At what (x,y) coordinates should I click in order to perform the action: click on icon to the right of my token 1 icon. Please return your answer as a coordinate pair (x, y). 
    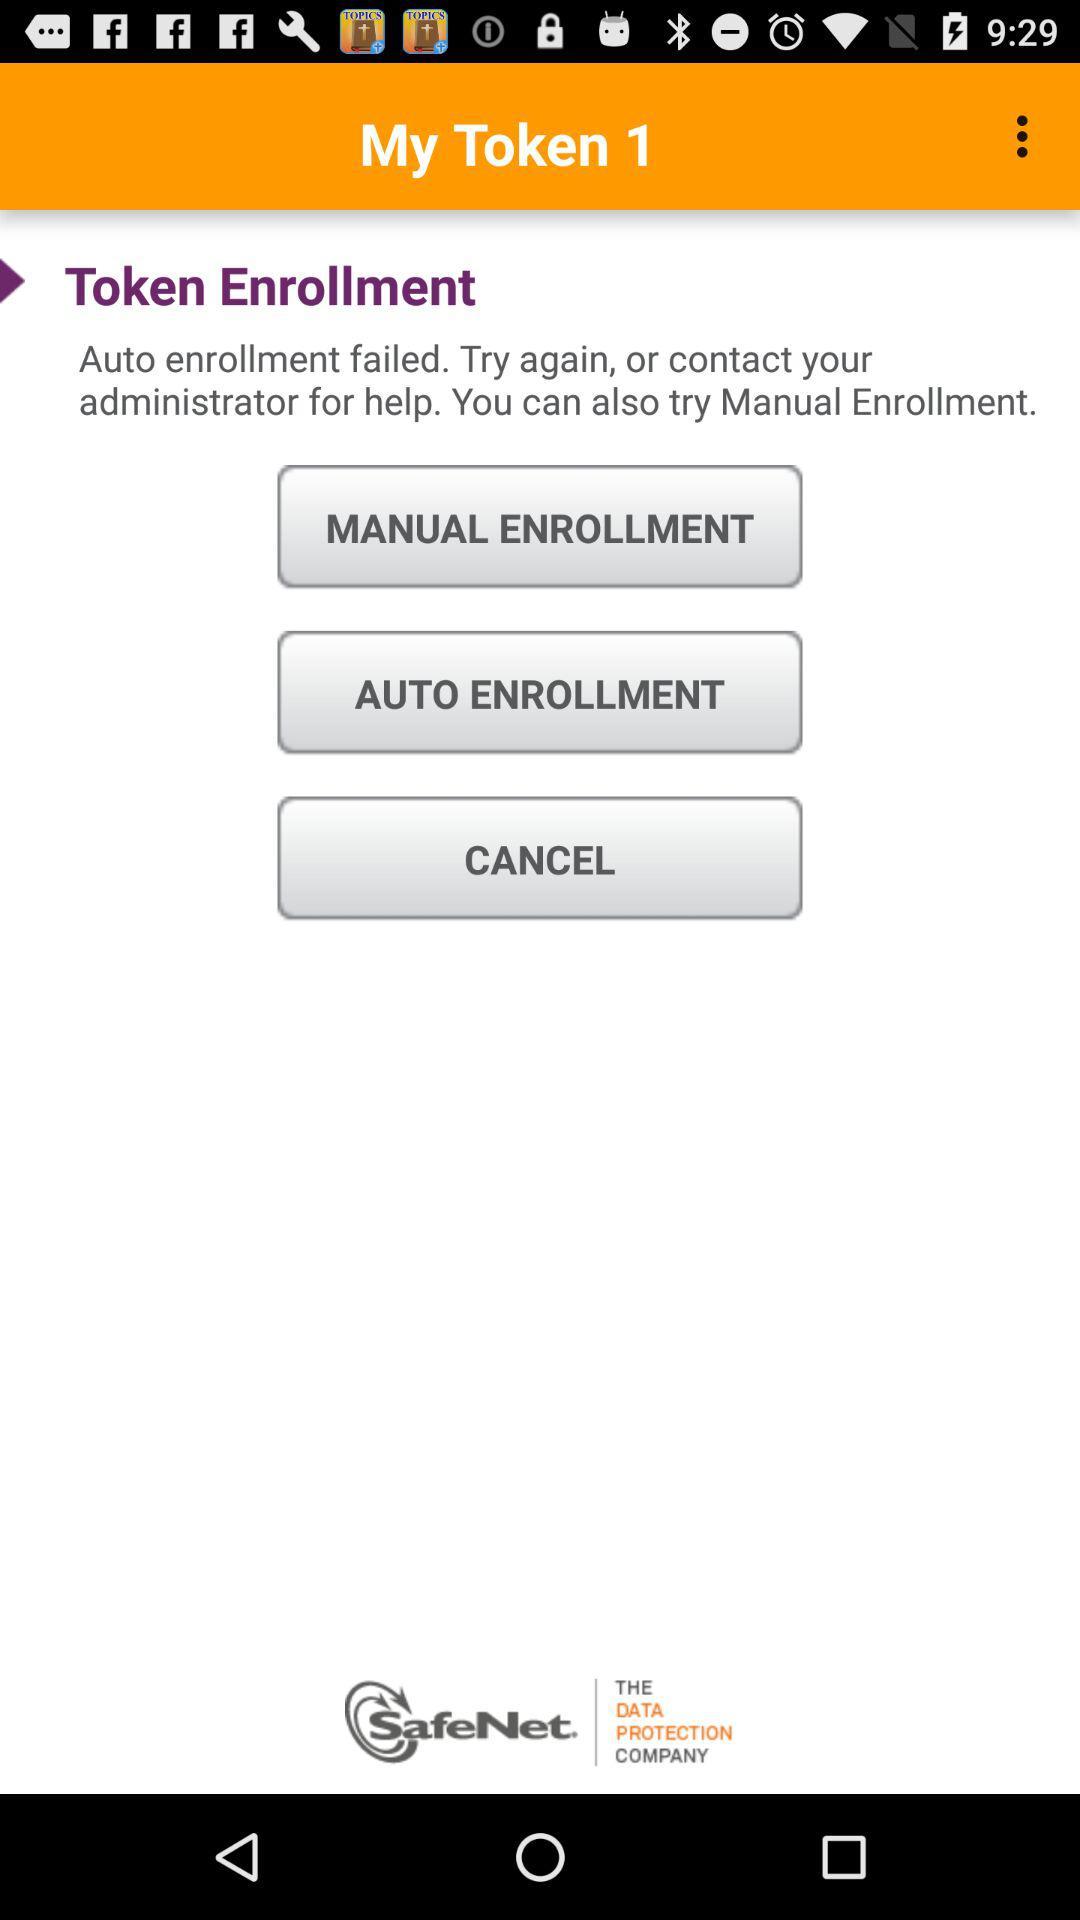
    Looking at the image, I should click on (1027, 135).